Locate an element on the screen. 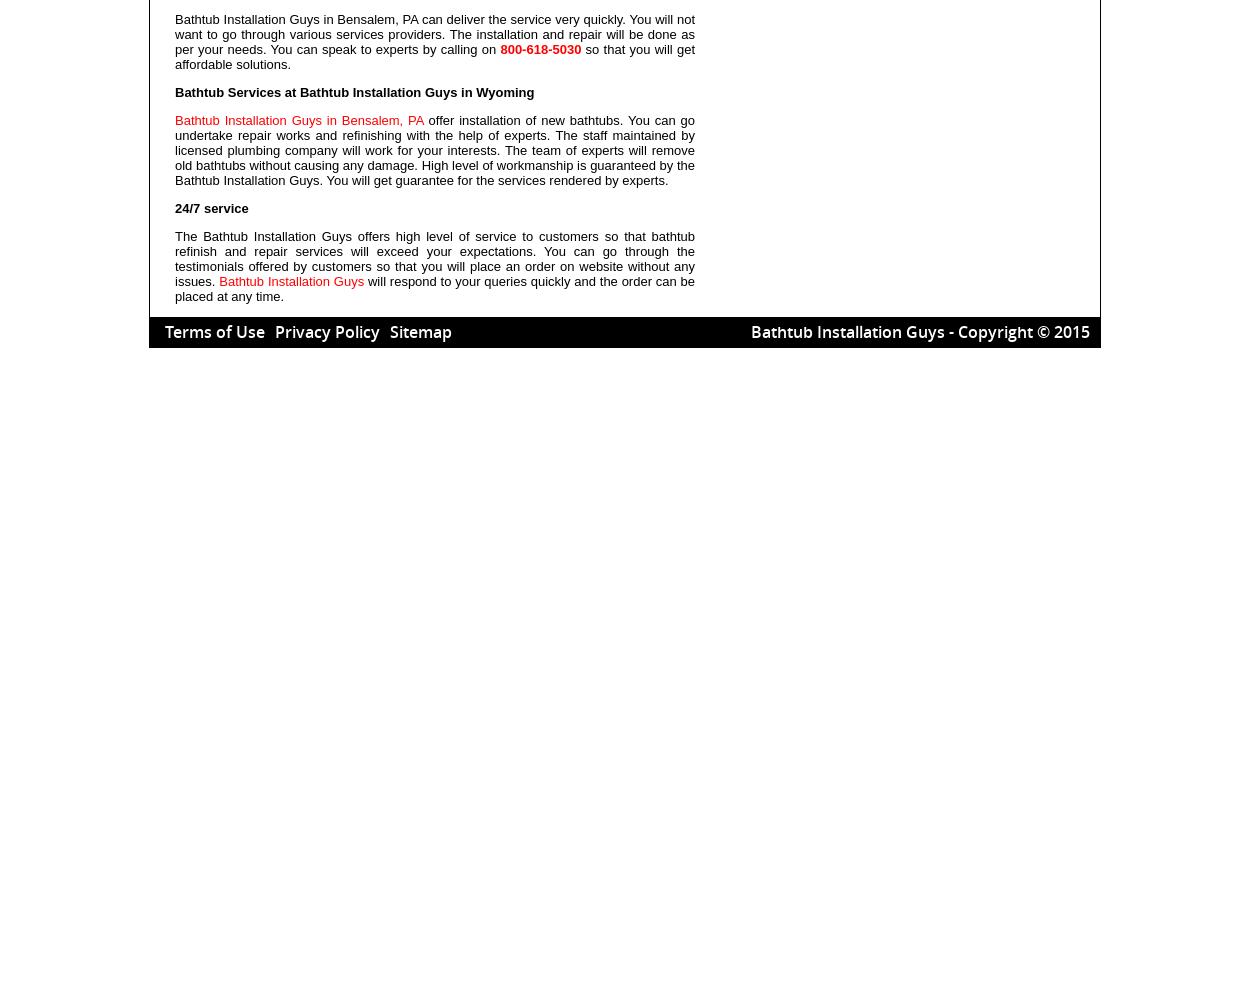  'OR' is located at coordinates (822, 46).